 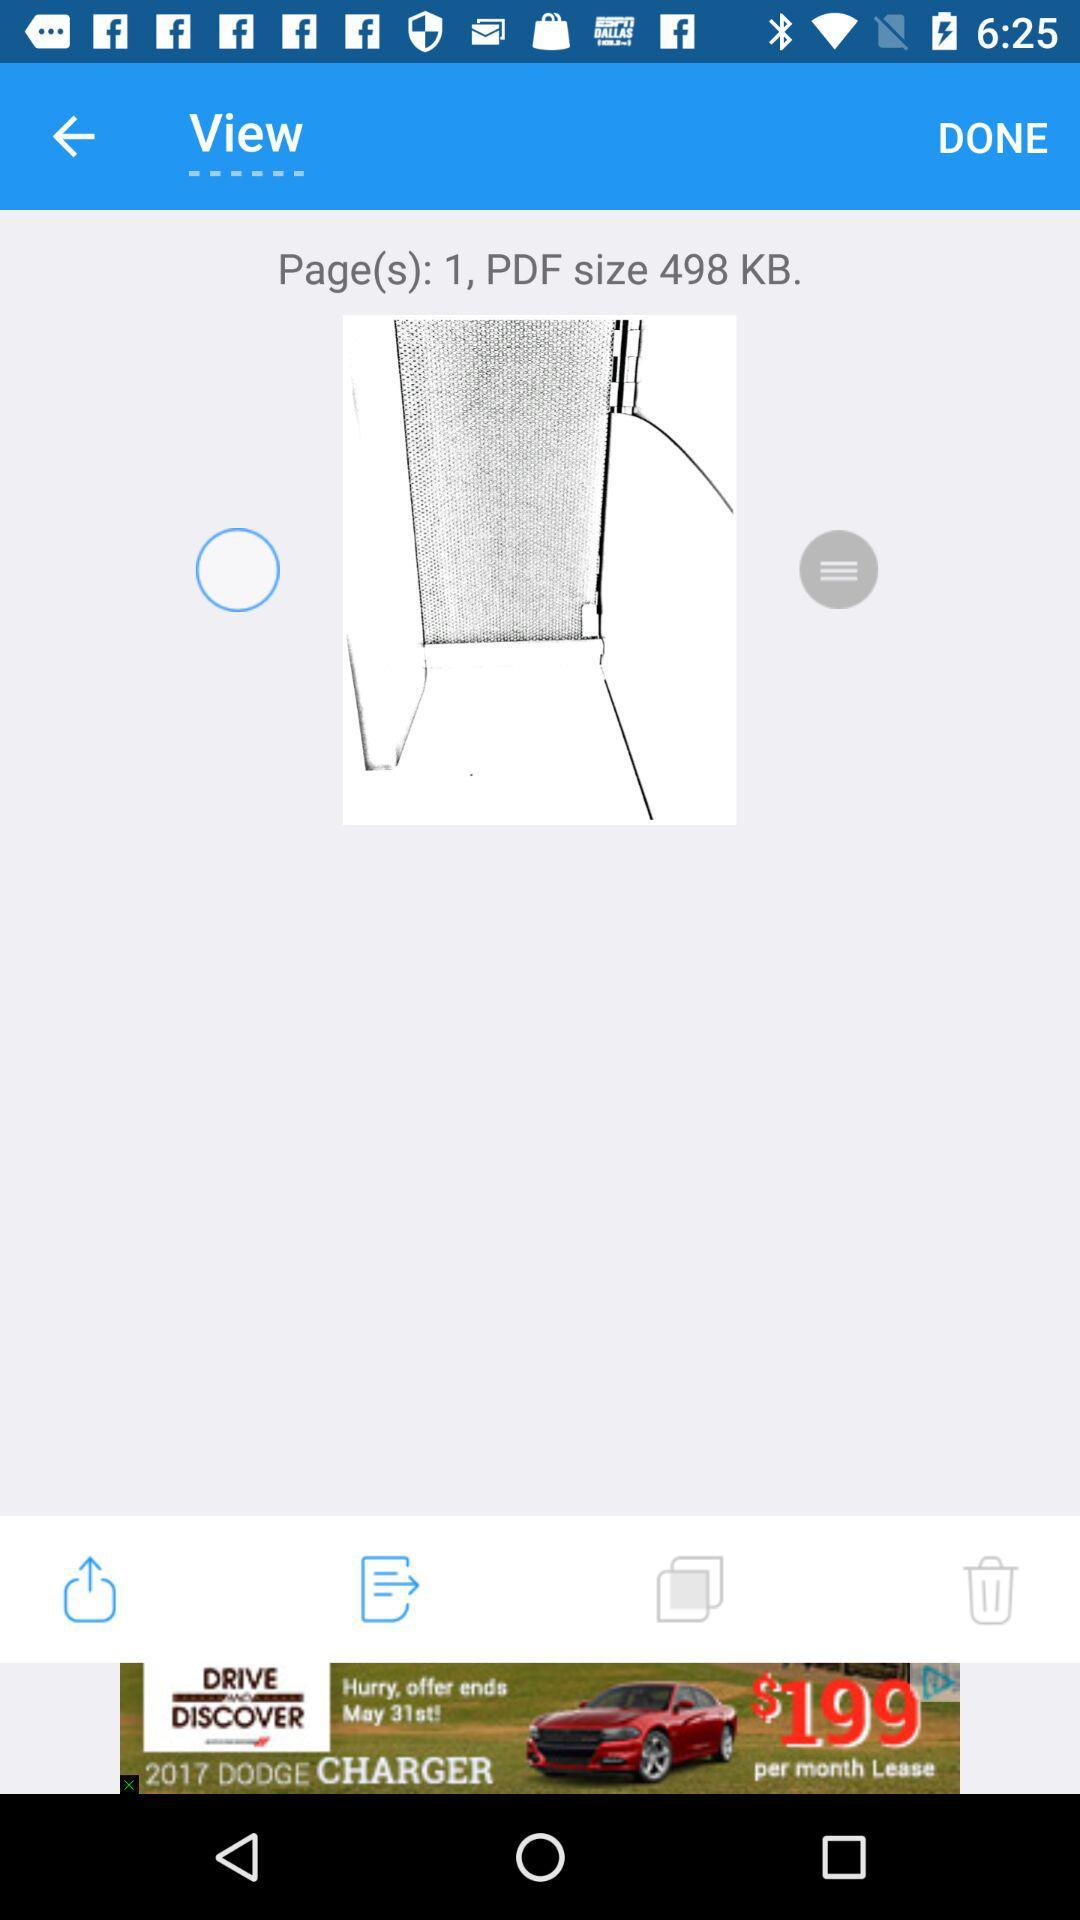 I want to click on the copy icon, so click(x=689, y=1588).